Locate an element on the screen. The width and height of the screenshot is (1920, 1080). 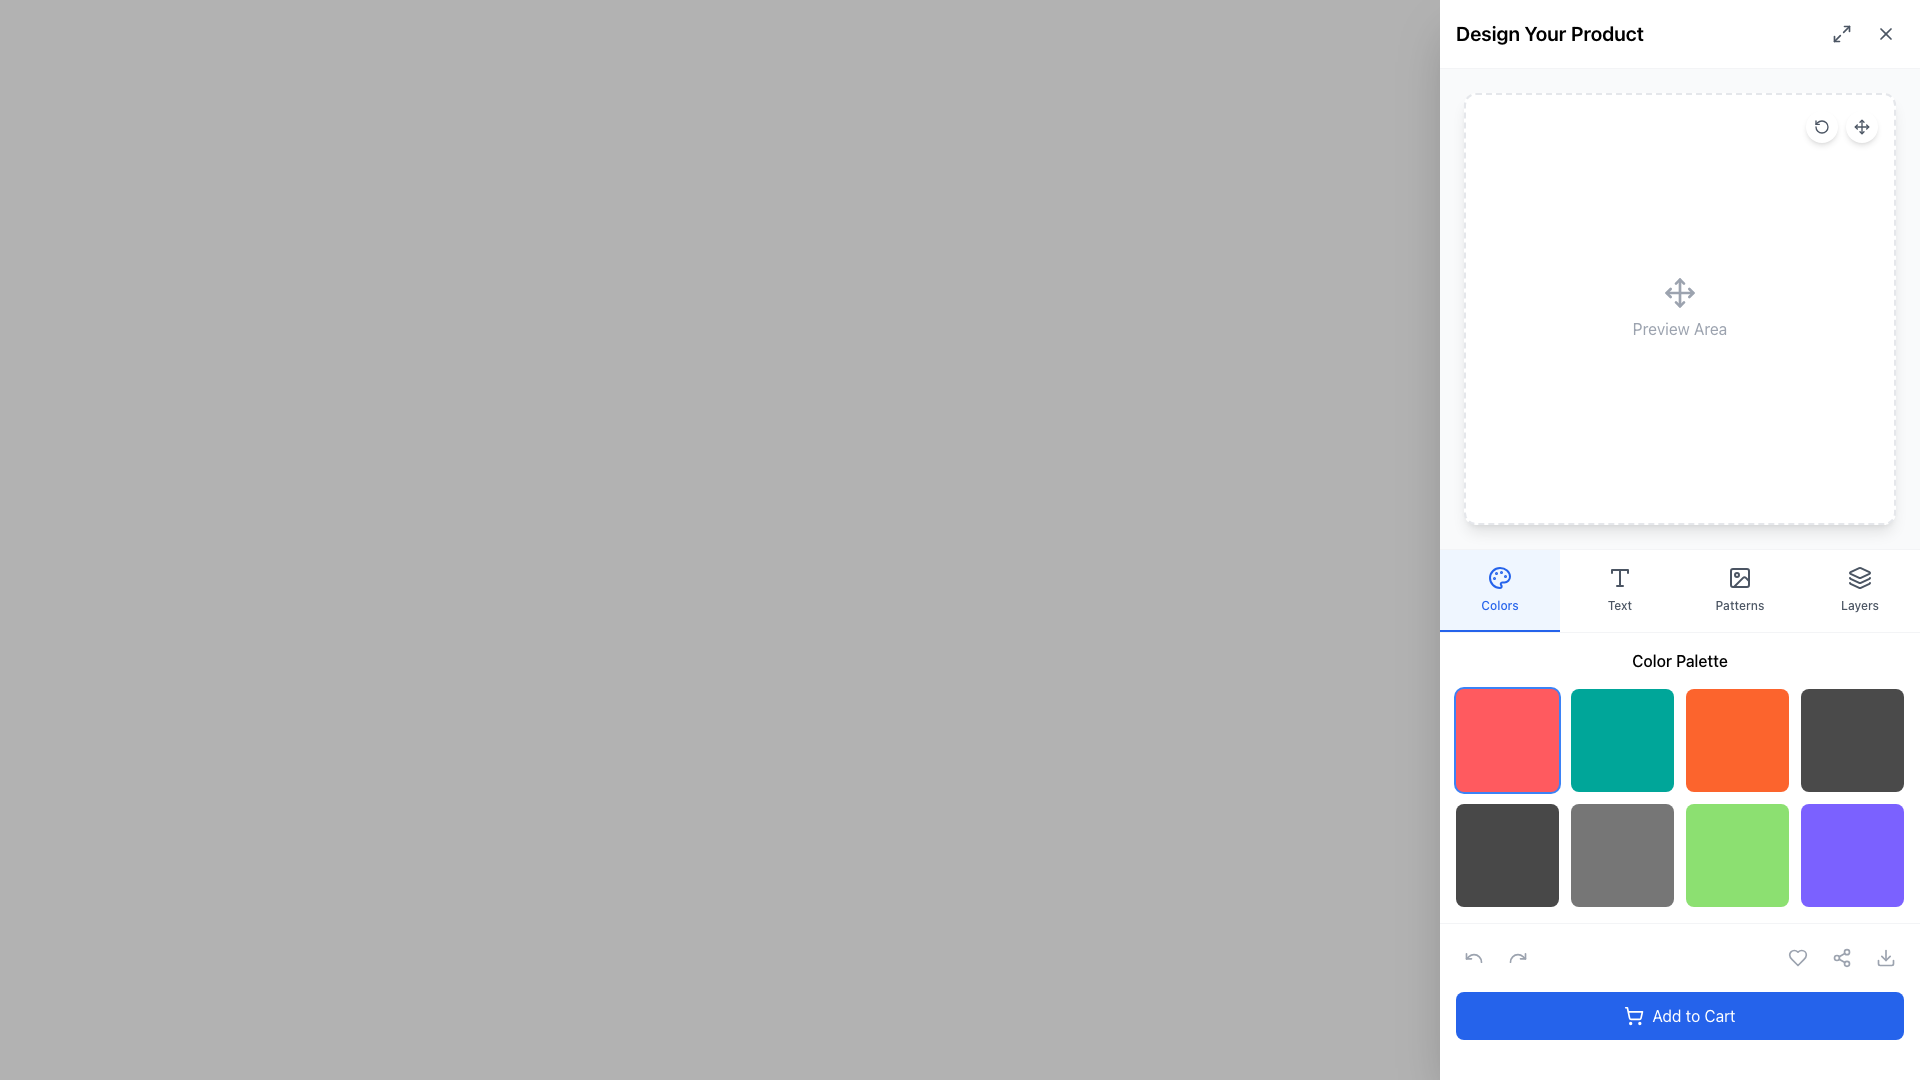
the close button located at the top-right corner of the main interface is located at coordinates (1885, 34).